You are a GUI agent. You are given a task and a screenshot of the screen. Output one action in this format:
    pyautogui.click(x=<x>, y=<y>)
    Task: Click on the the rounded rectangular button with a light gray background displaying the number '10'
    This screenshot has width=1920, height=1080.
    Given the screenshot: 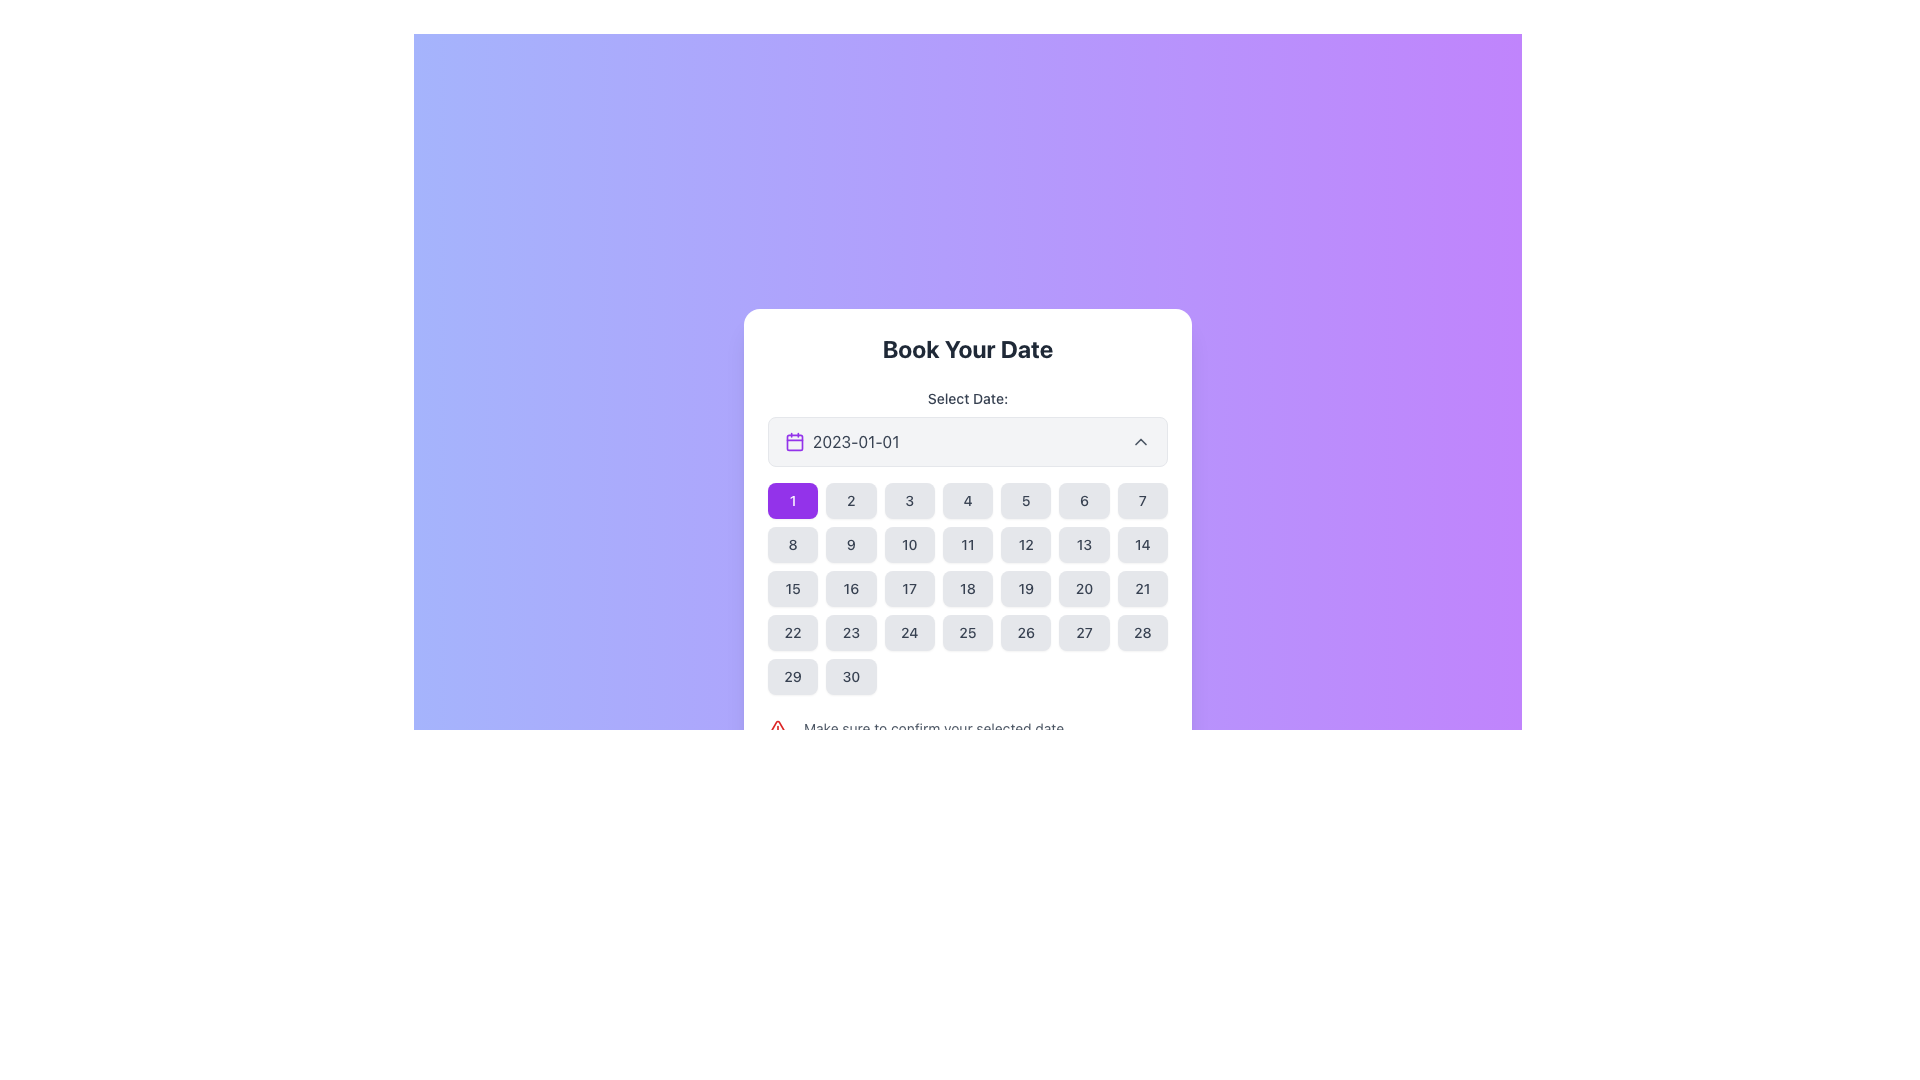 What is the action you would take?
    pyautogui.click(x=908, y=544)
    